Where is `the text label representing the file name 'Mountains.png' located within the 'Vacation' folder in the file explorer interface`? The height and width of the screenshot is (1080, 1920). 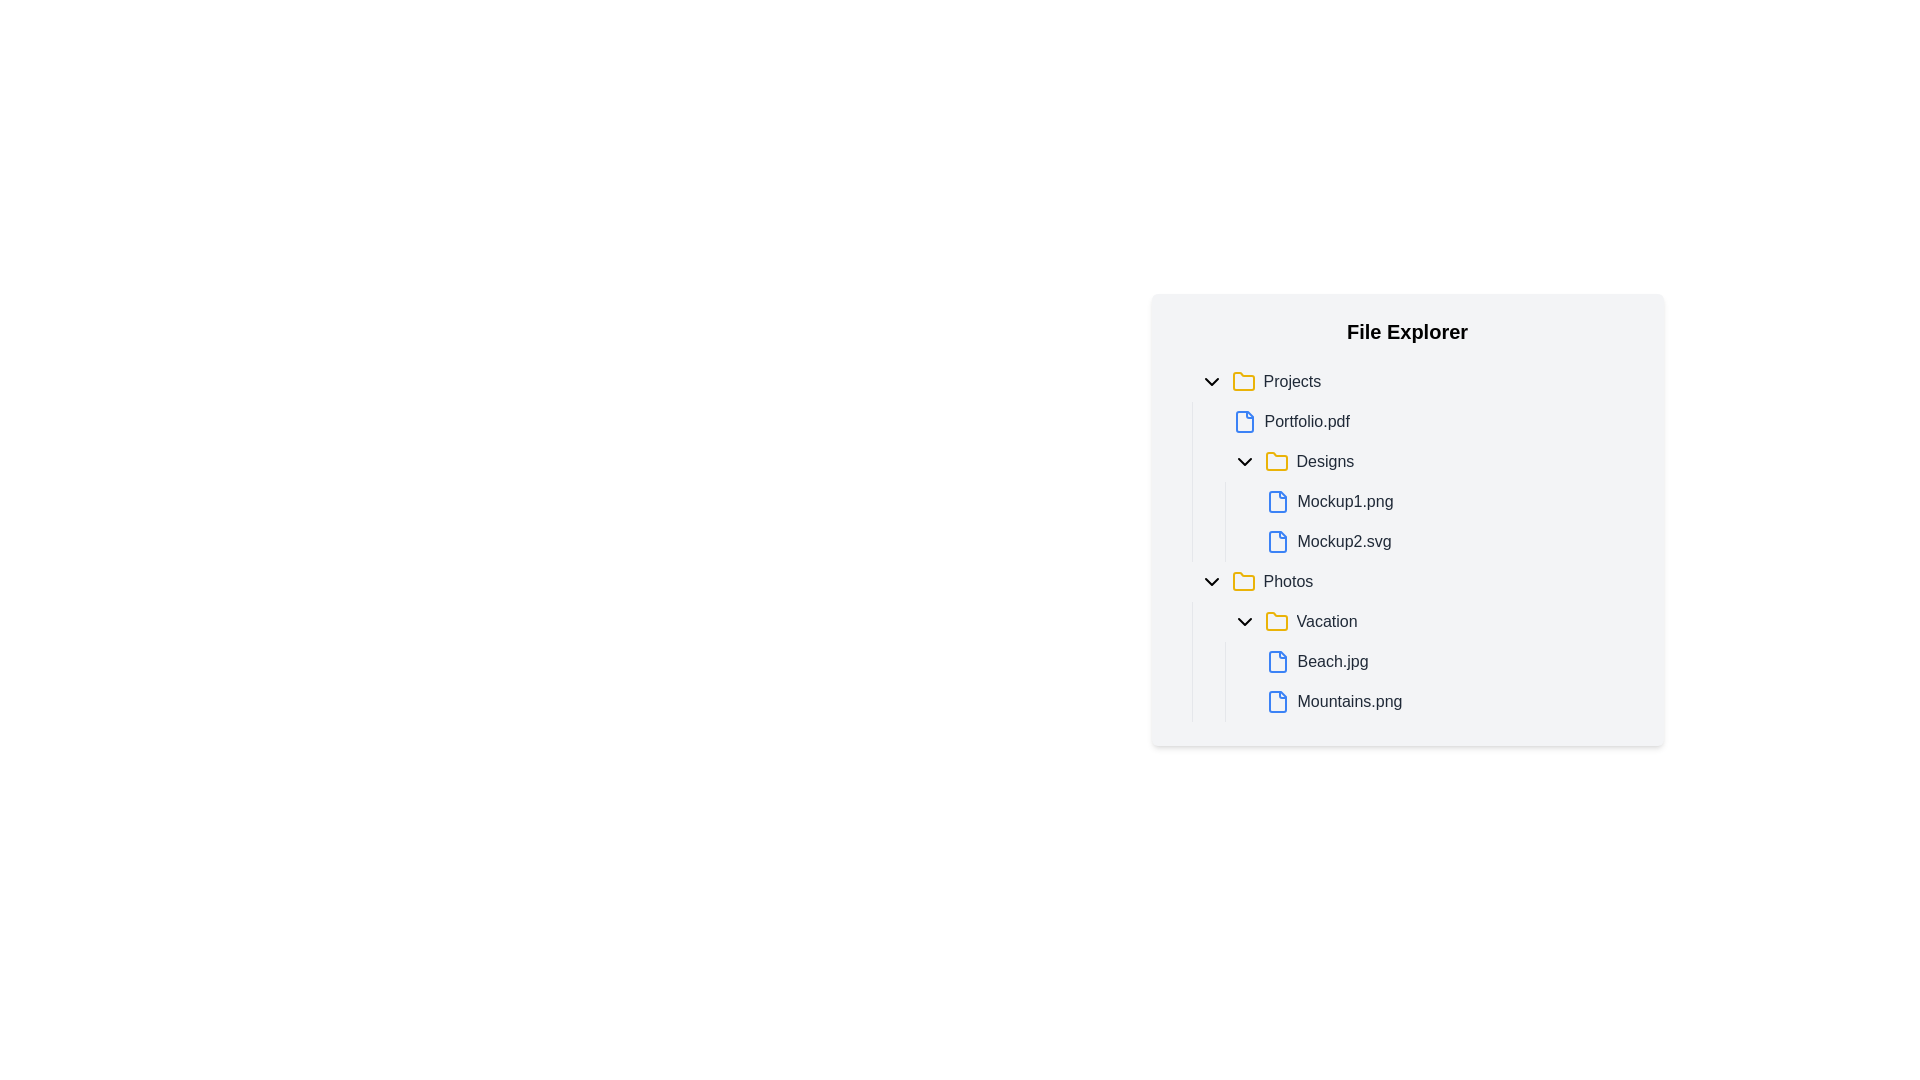
the text label representing the file name 'Mountains.png' located within the 'Vacation' folder in the file explorer interface is located at coordinates (1349, 701).